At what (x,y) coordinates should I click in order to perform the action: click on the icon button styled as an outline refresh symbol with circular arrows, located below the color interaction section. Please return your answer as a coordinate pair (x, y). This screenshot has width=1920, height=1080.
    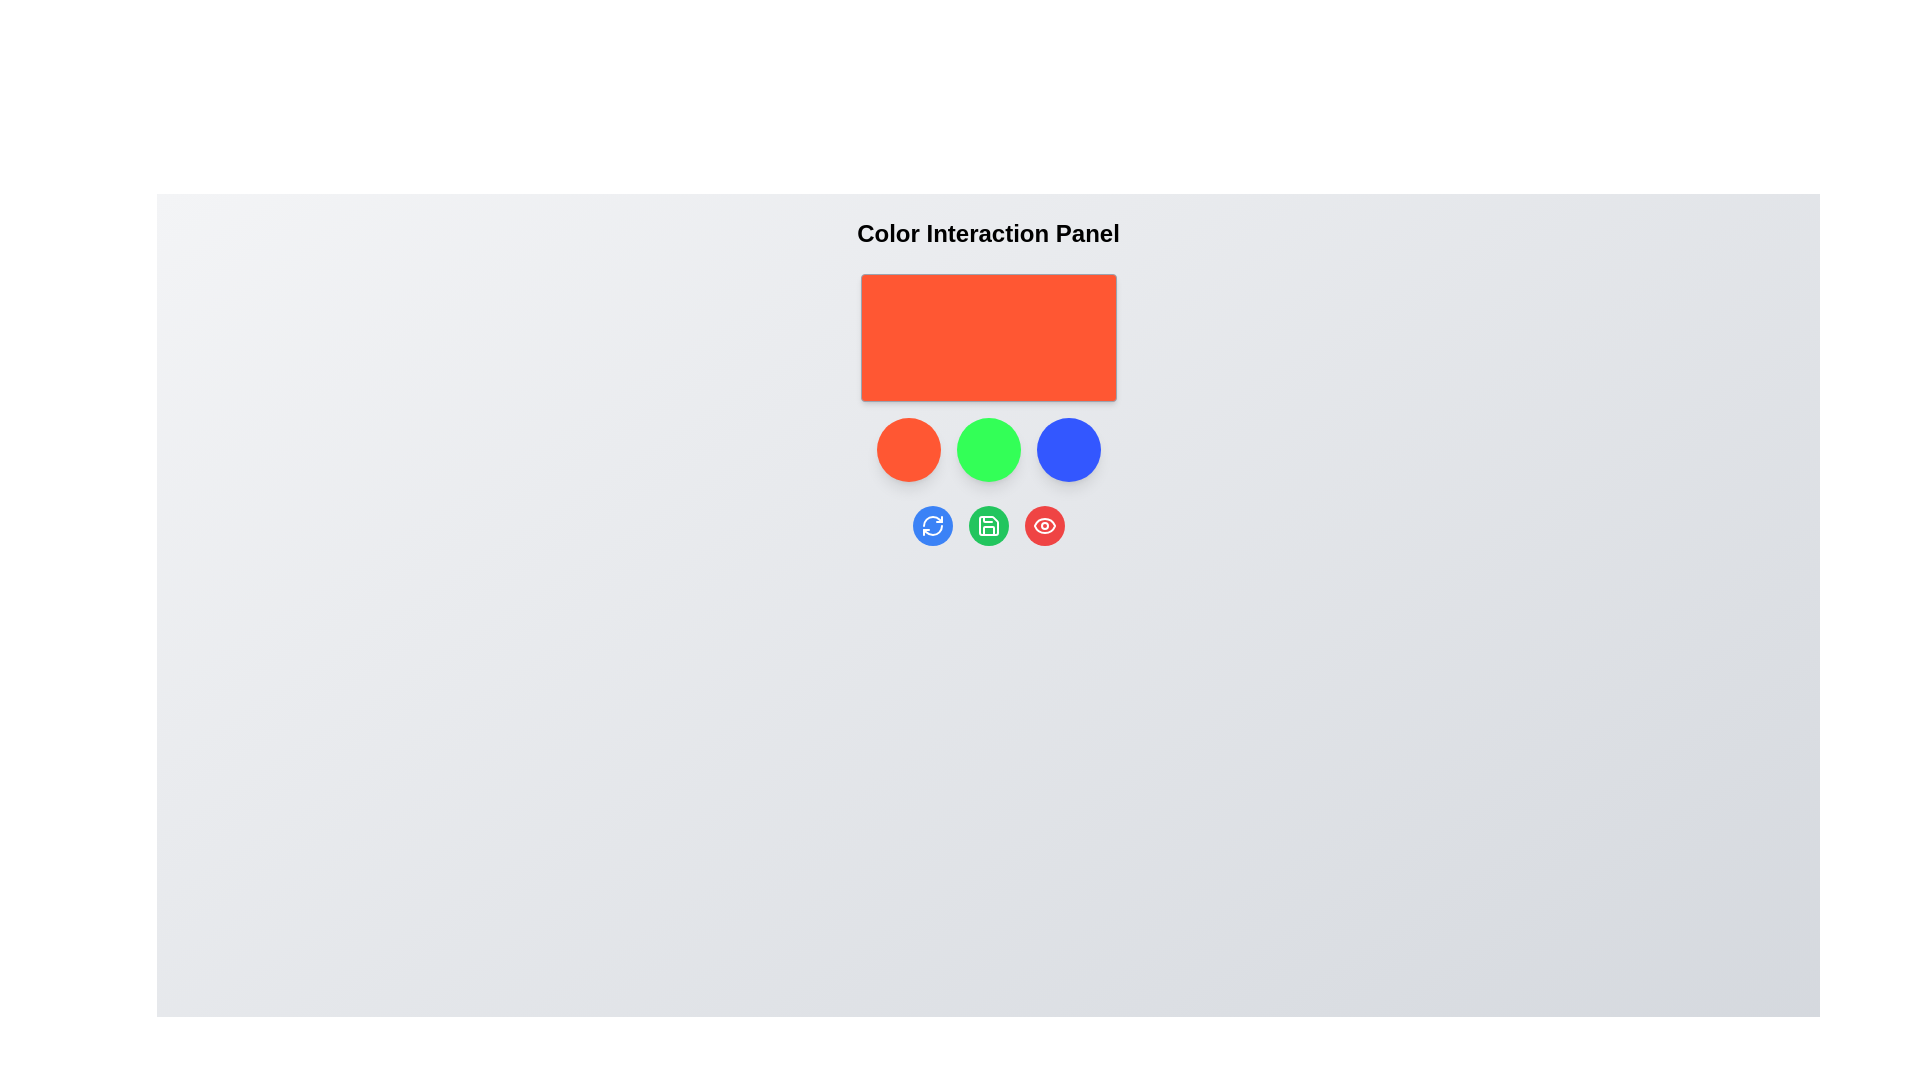
    Looking at the image, I should click on (931, 524).